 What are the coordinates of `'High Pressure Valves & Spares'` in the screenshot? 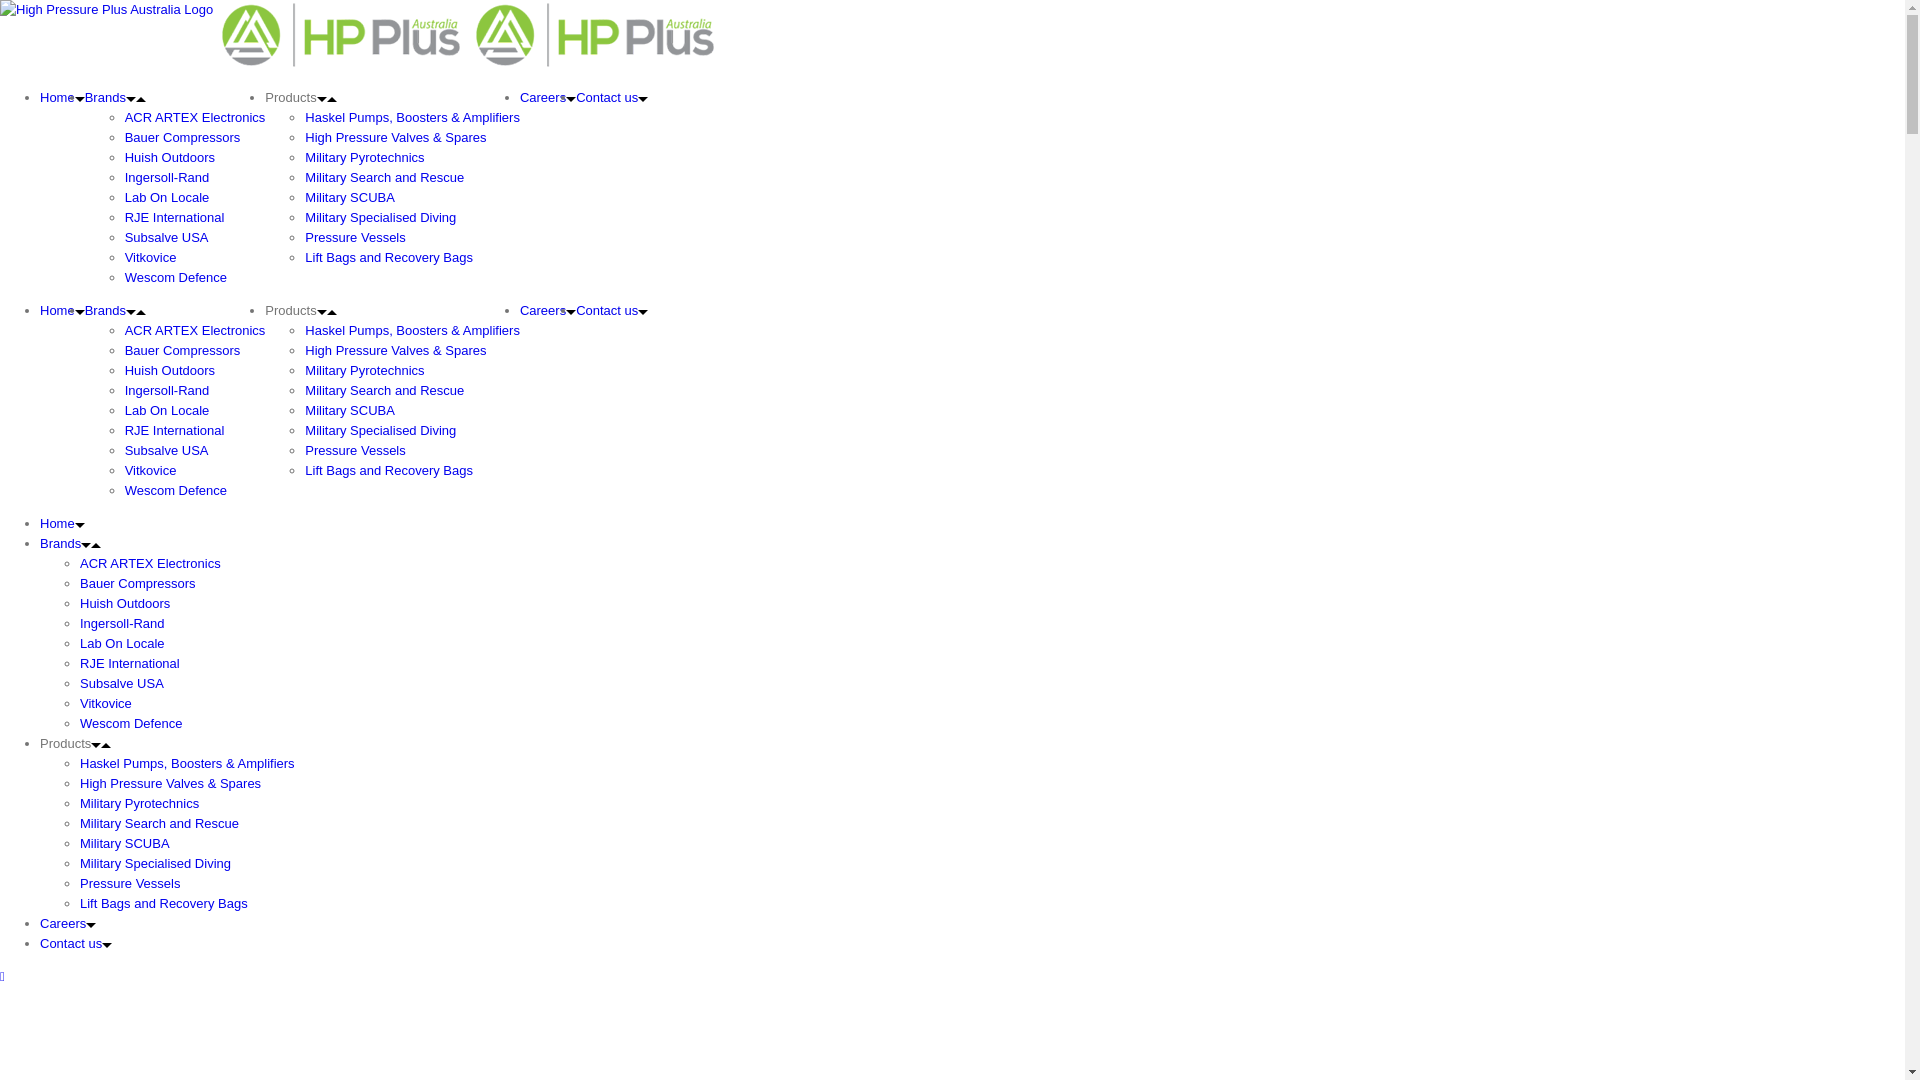 It's located at (395, 349).